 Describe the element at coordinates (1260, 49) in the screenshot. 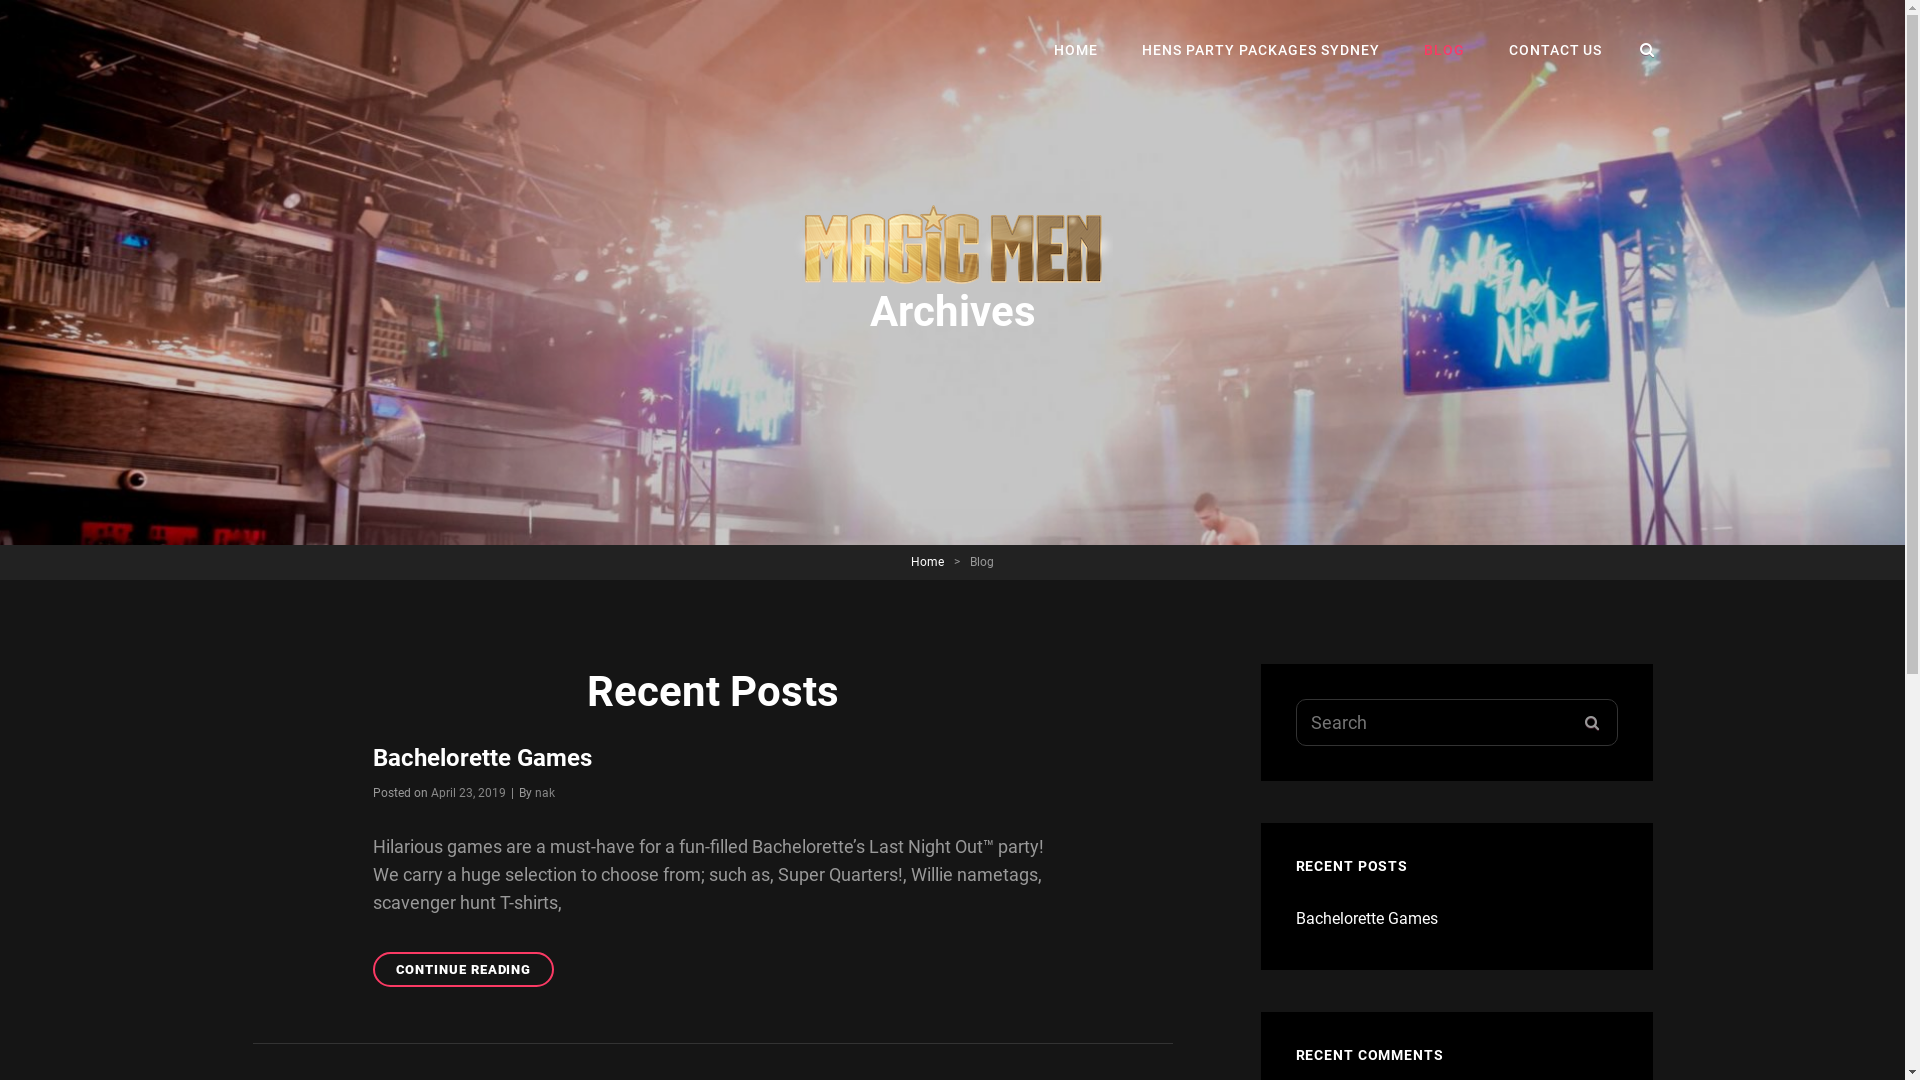

I see `'HENS PARTY PACKAGES SYDNEY'` at that location.